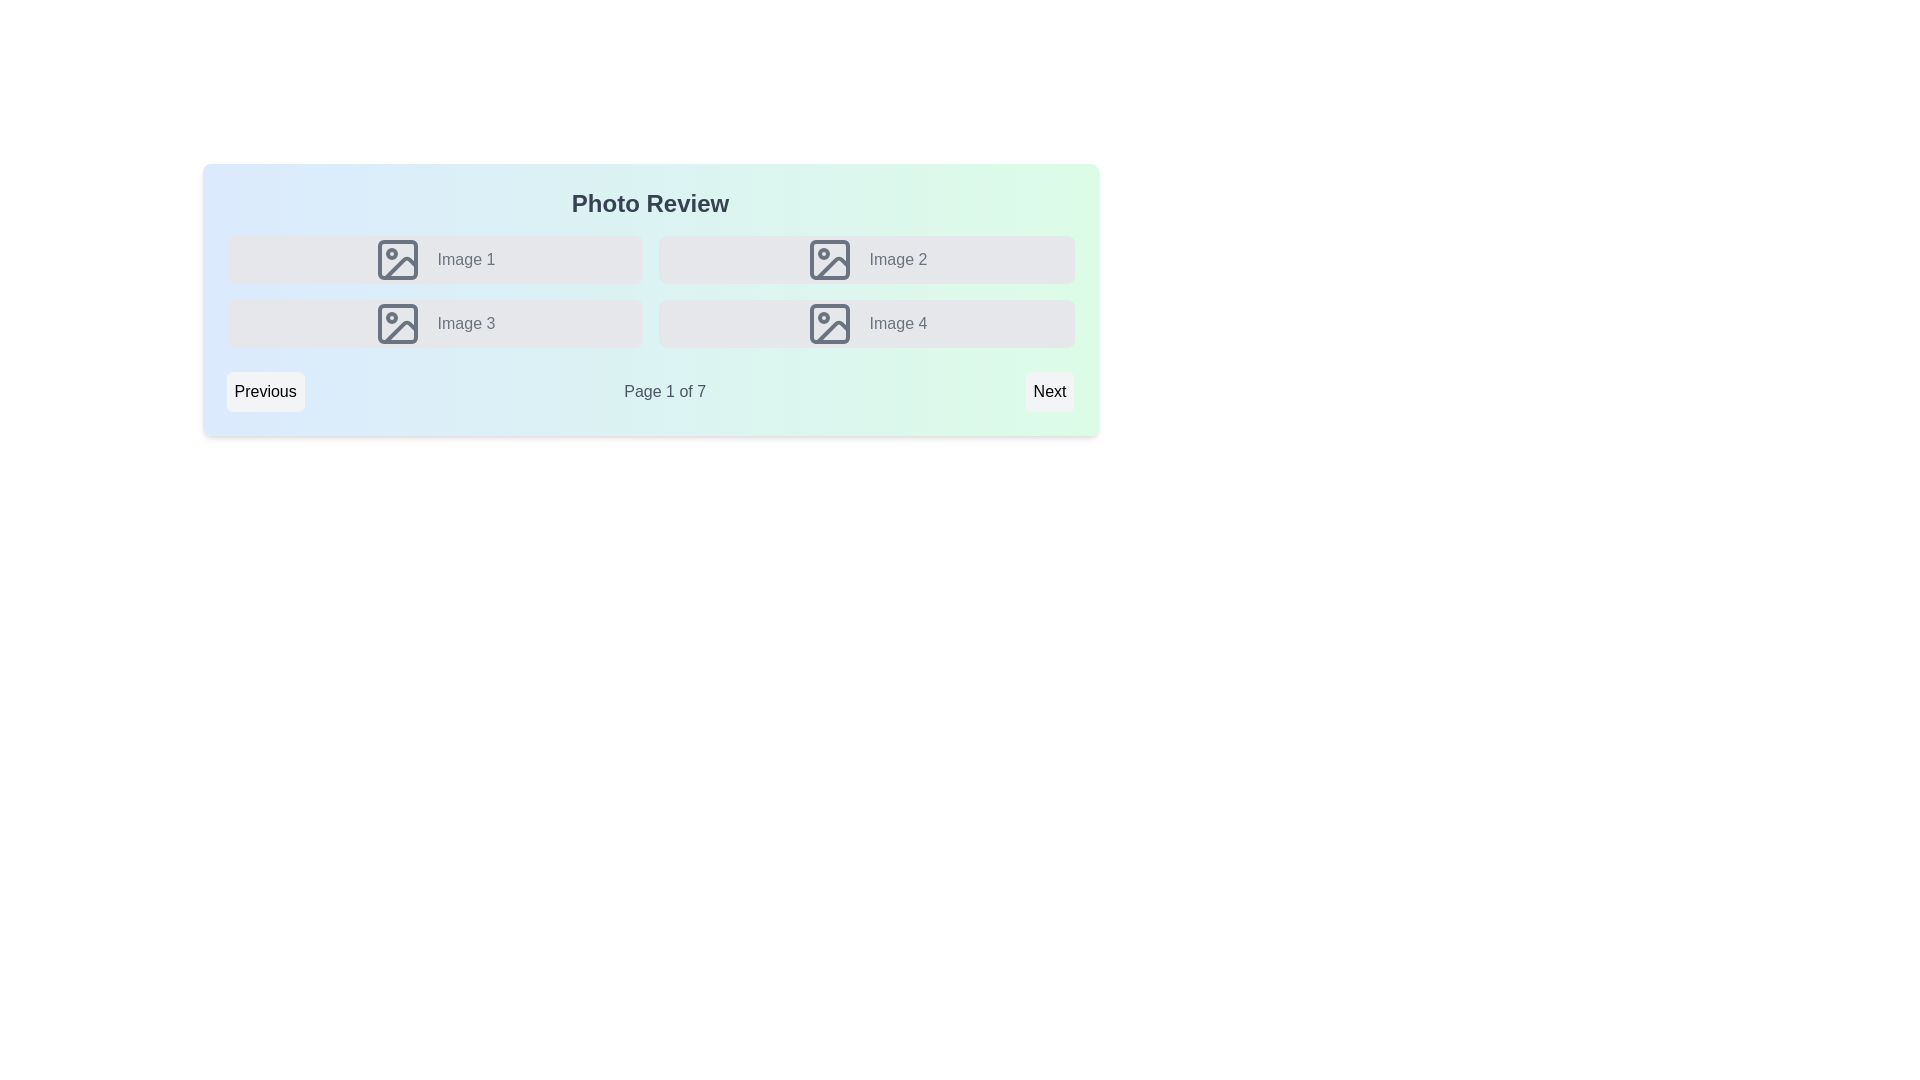  What do you see at coordinates (397, 323) in the screenshot?
I see `the illustrative icon representing 'Image 3', which is the second element in the second row of the grid layout` at bounding box center [397, 323].